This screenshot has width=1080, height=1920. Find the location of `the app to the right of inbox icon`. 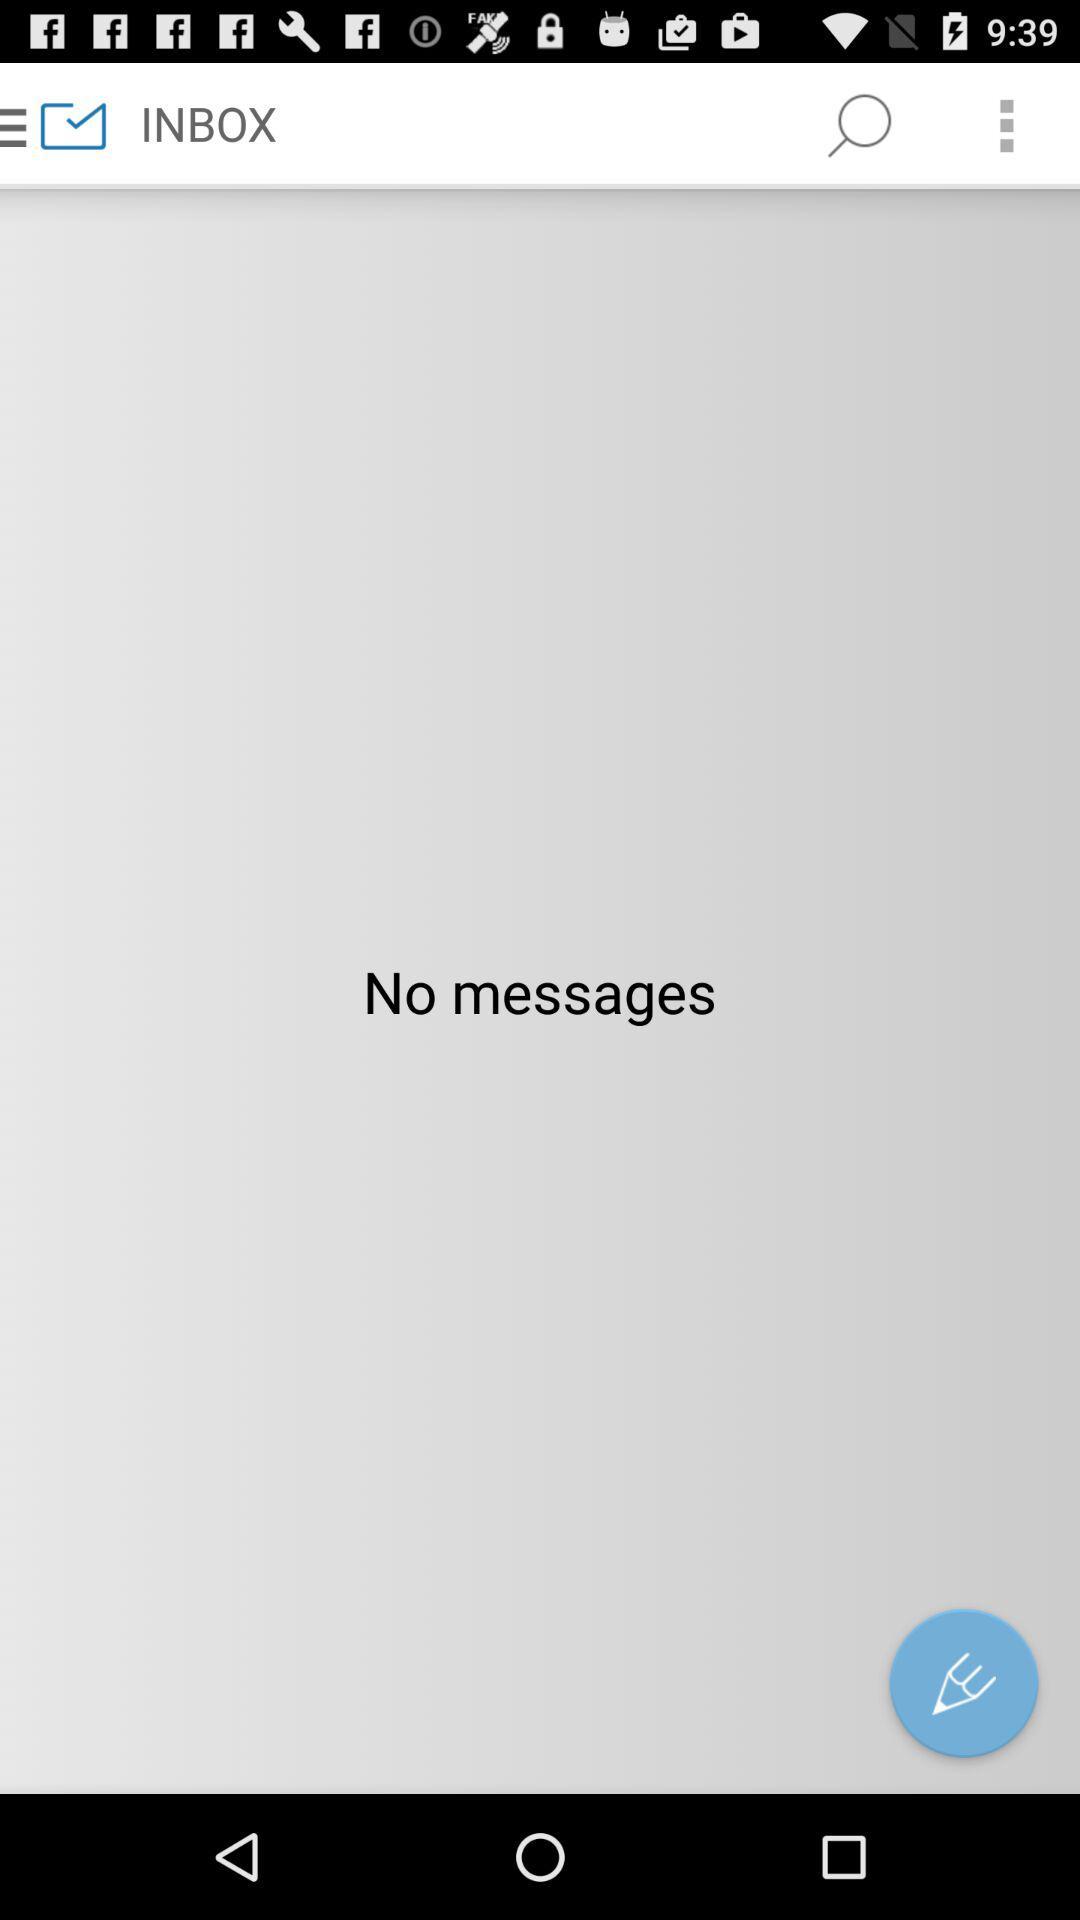

the app to the right of inbox icon is located at coordinates (858, 124).